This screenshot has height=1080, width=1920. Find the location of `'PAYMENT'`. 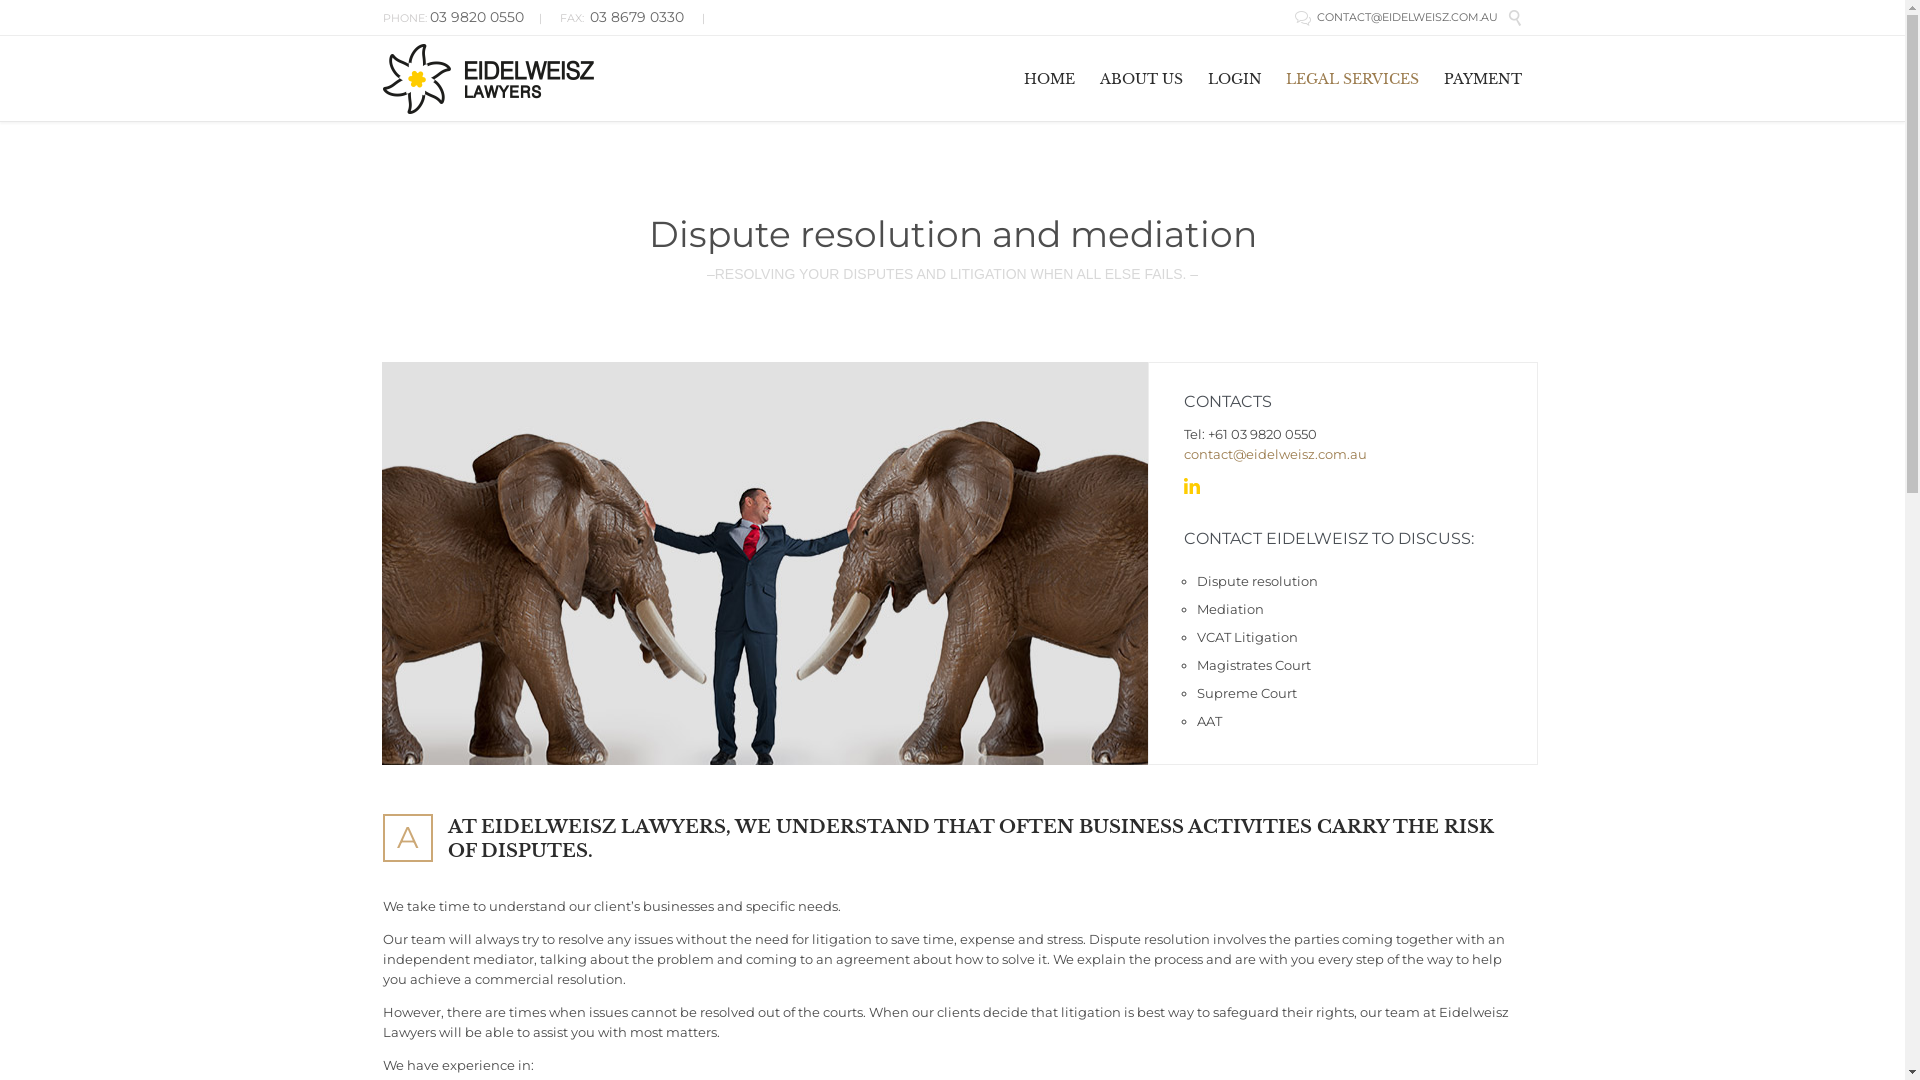

'PAYMENT' is located at coordinates (1483, 76).